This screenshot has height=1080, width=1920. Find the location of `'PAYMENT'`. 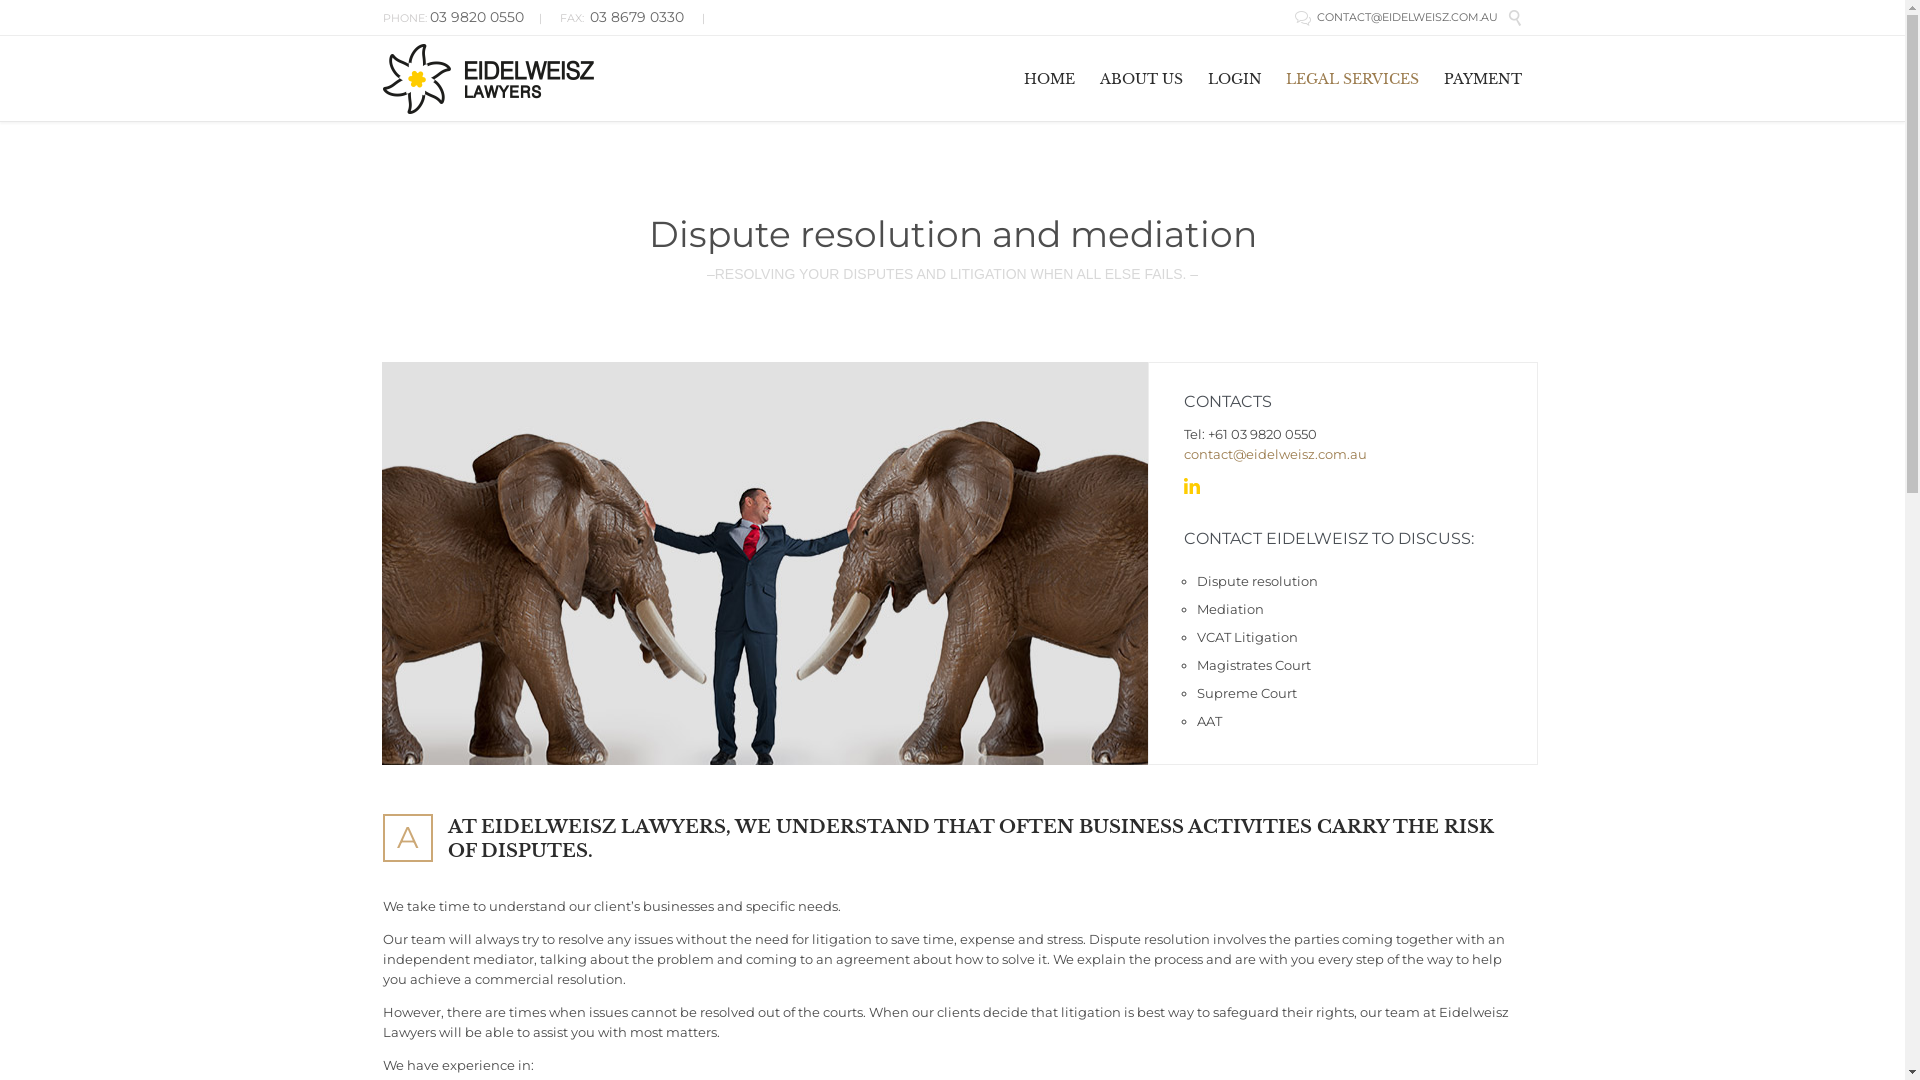

'PAYMENT' is located at coordinates (1483, 76).